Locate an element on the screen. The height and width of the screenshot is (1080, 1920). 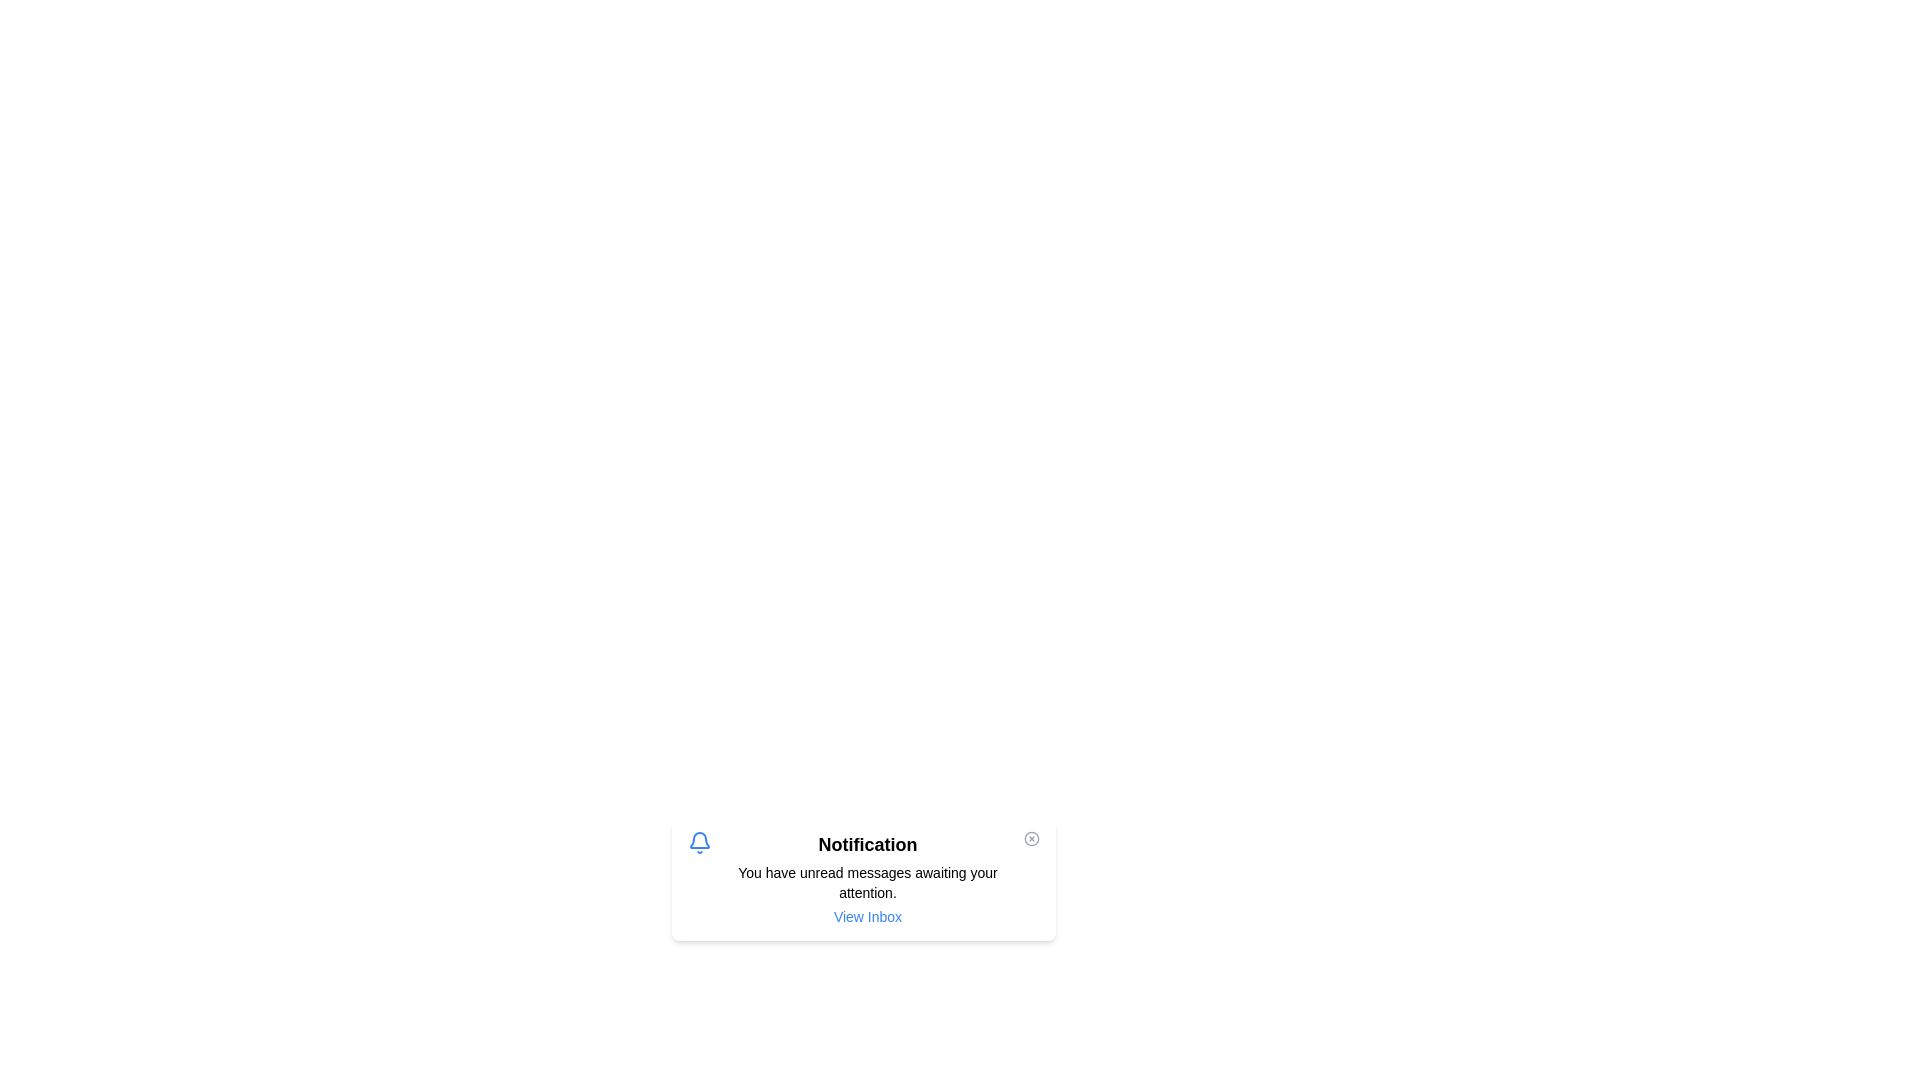
the close button located at the top-right corner of the notification box is located at coordinates (1032, 839).